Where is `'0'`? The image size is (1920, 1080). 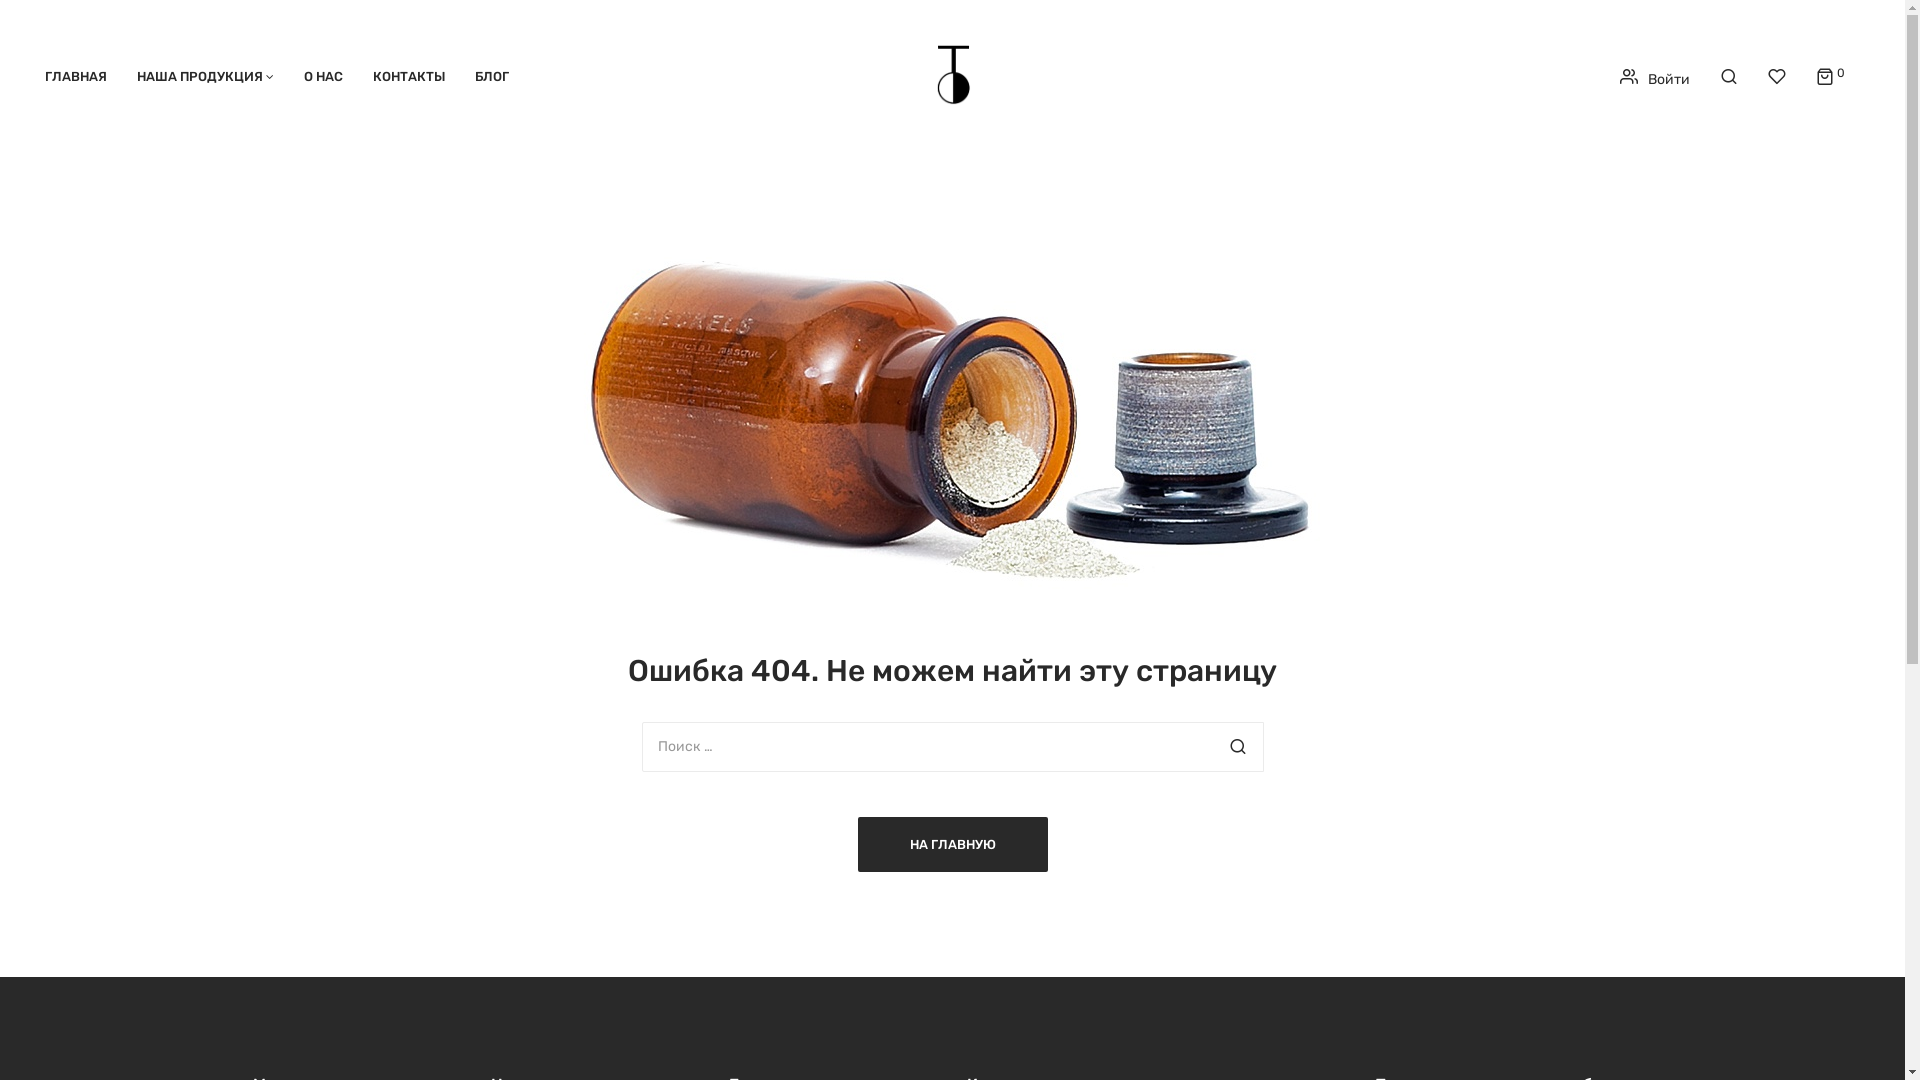 '0' is located at coordinates (1840, 71).